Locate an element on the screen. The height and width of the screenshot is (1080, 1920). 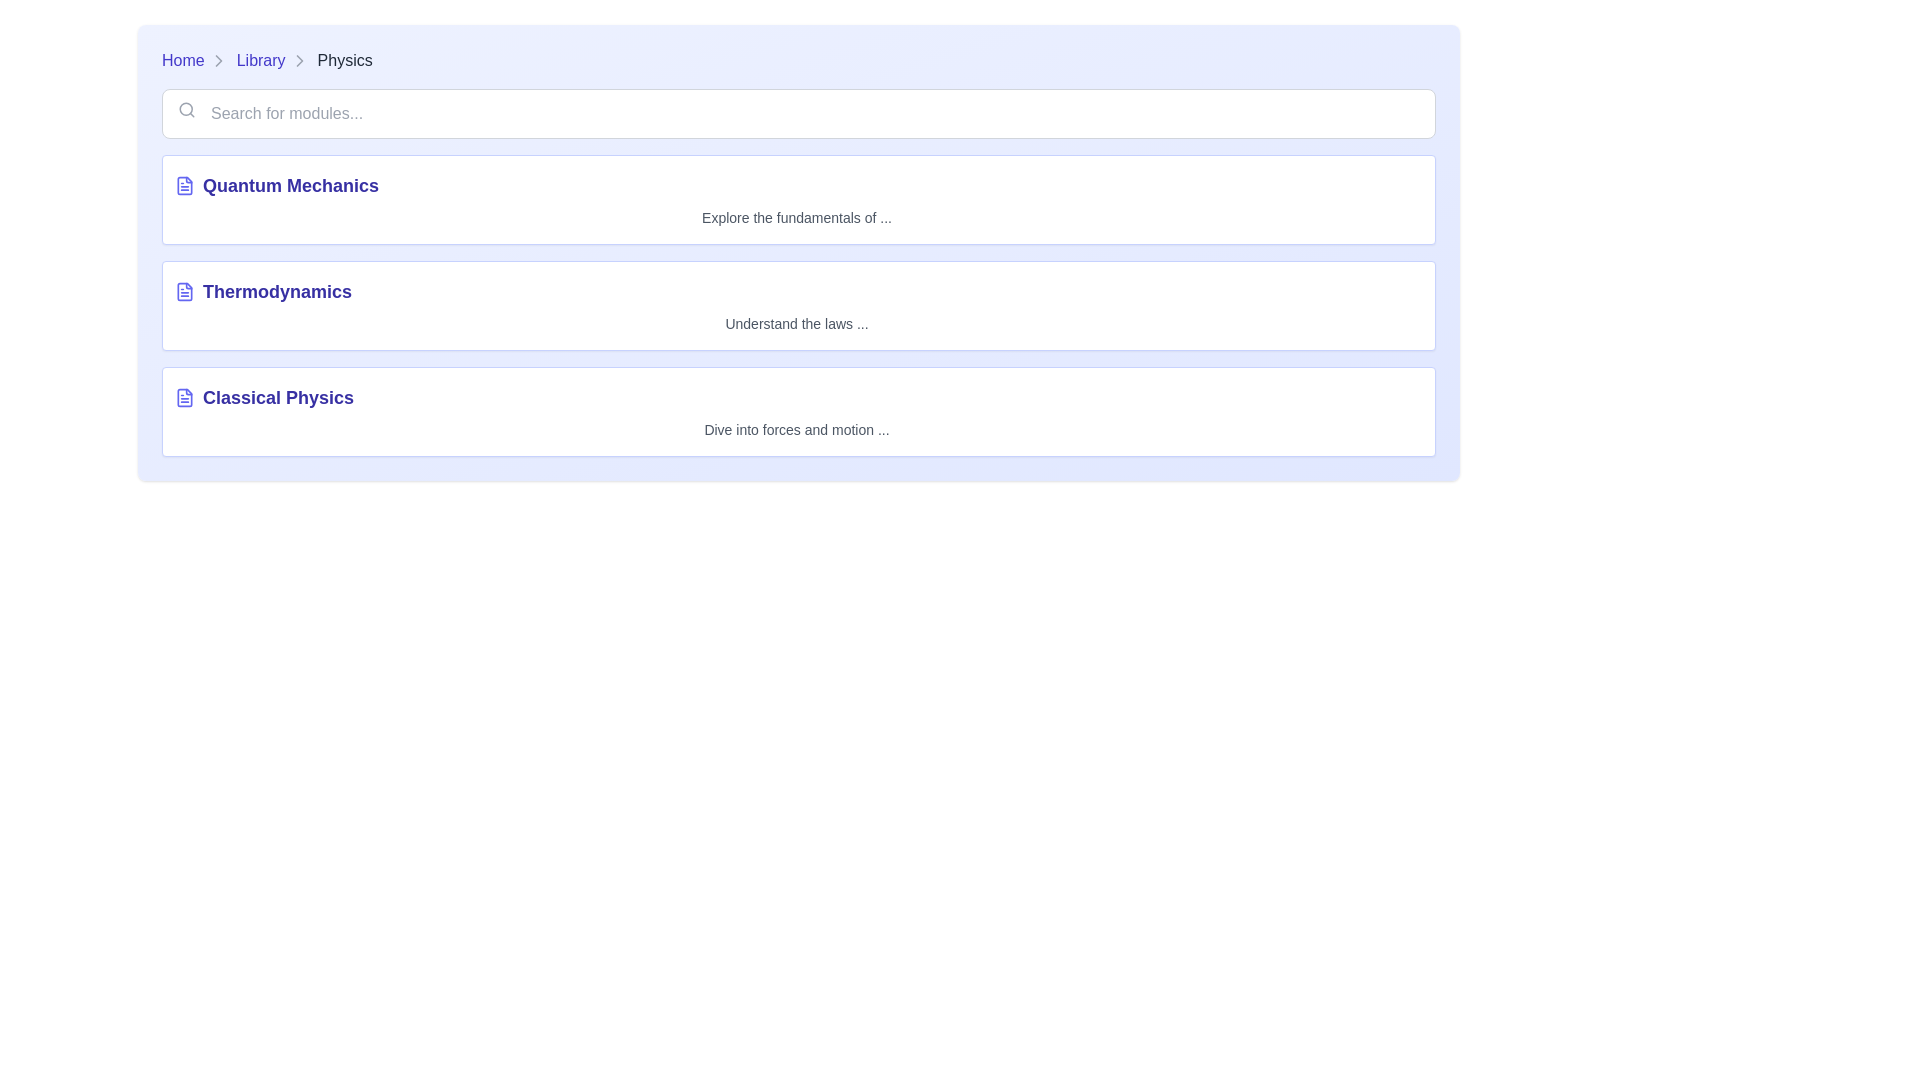
the 'Home' text link in the breadcrumb navigation bar is located at coordinates (195, 60).